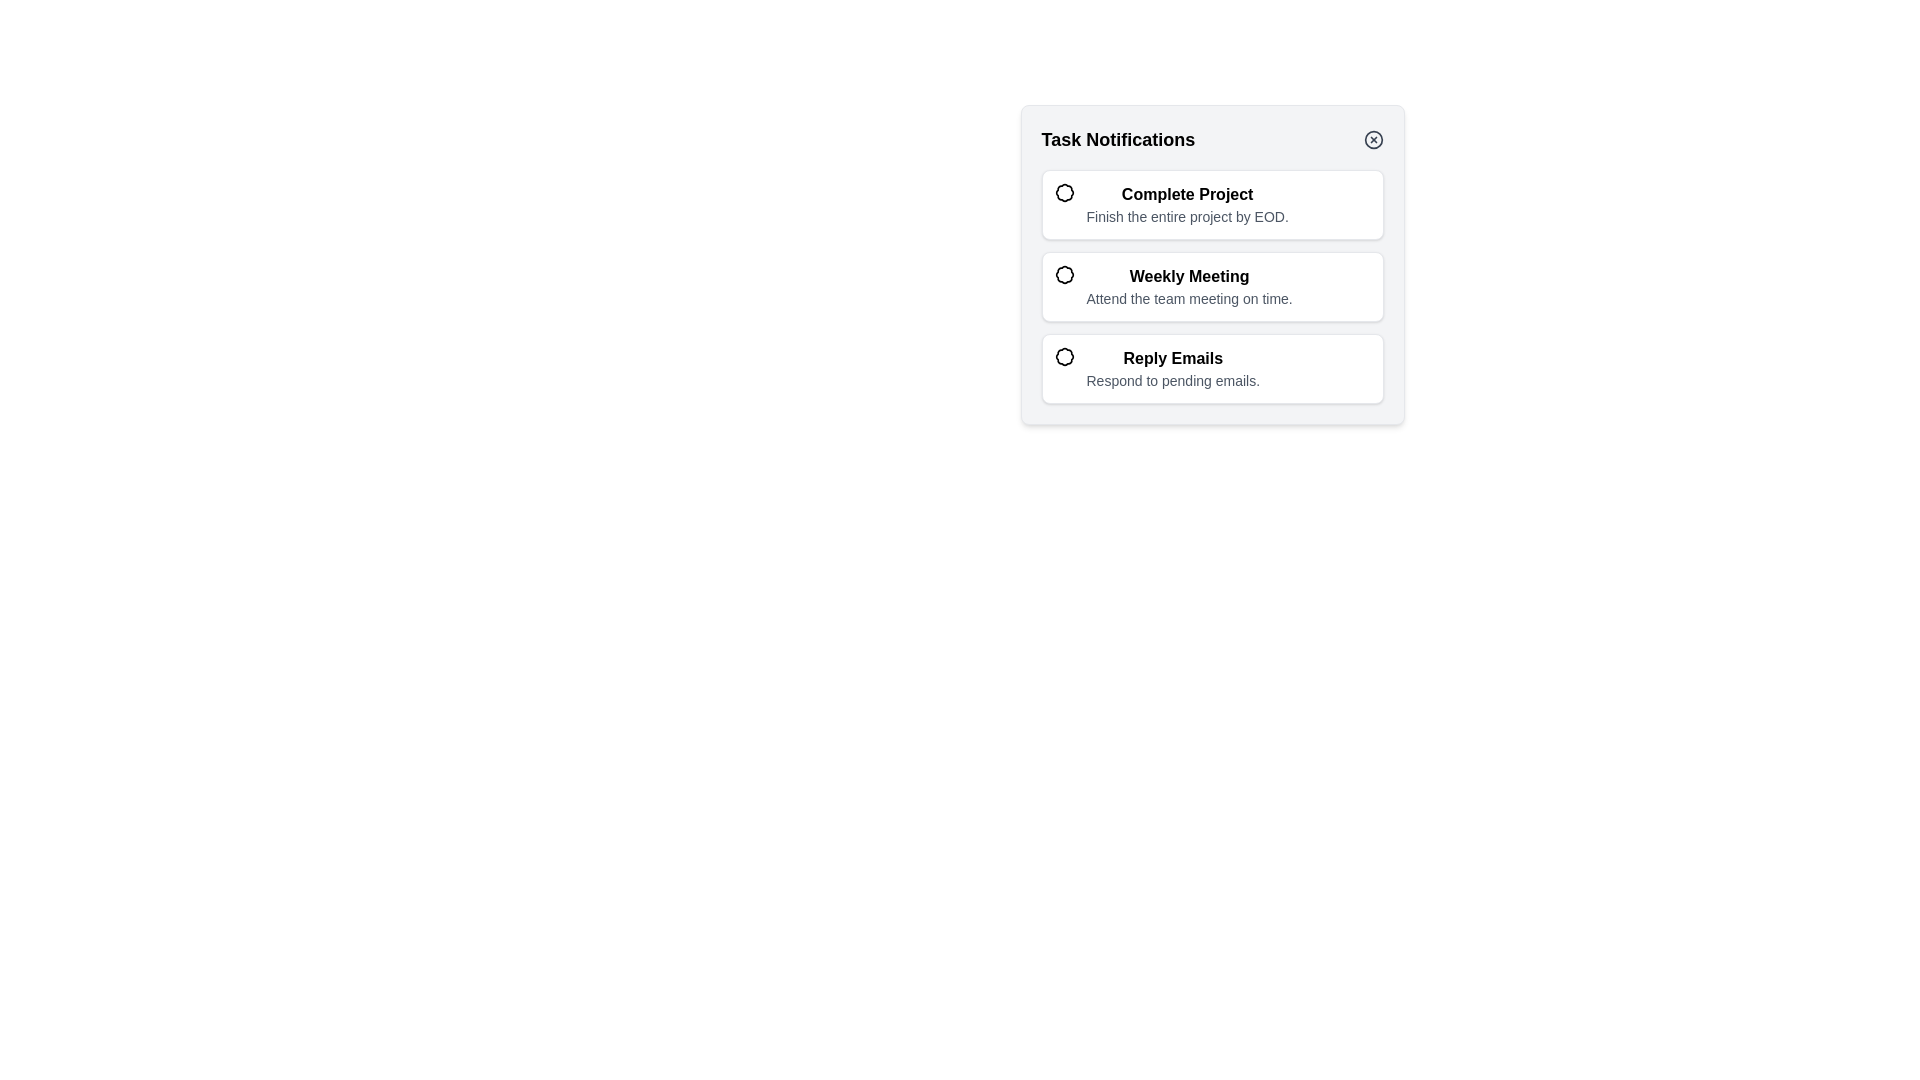  I want to click on the 'Weekly Meeting' text label, which is bold and black, located in the second notification card under the 'Task Notifications' header, so click(1189, 277).